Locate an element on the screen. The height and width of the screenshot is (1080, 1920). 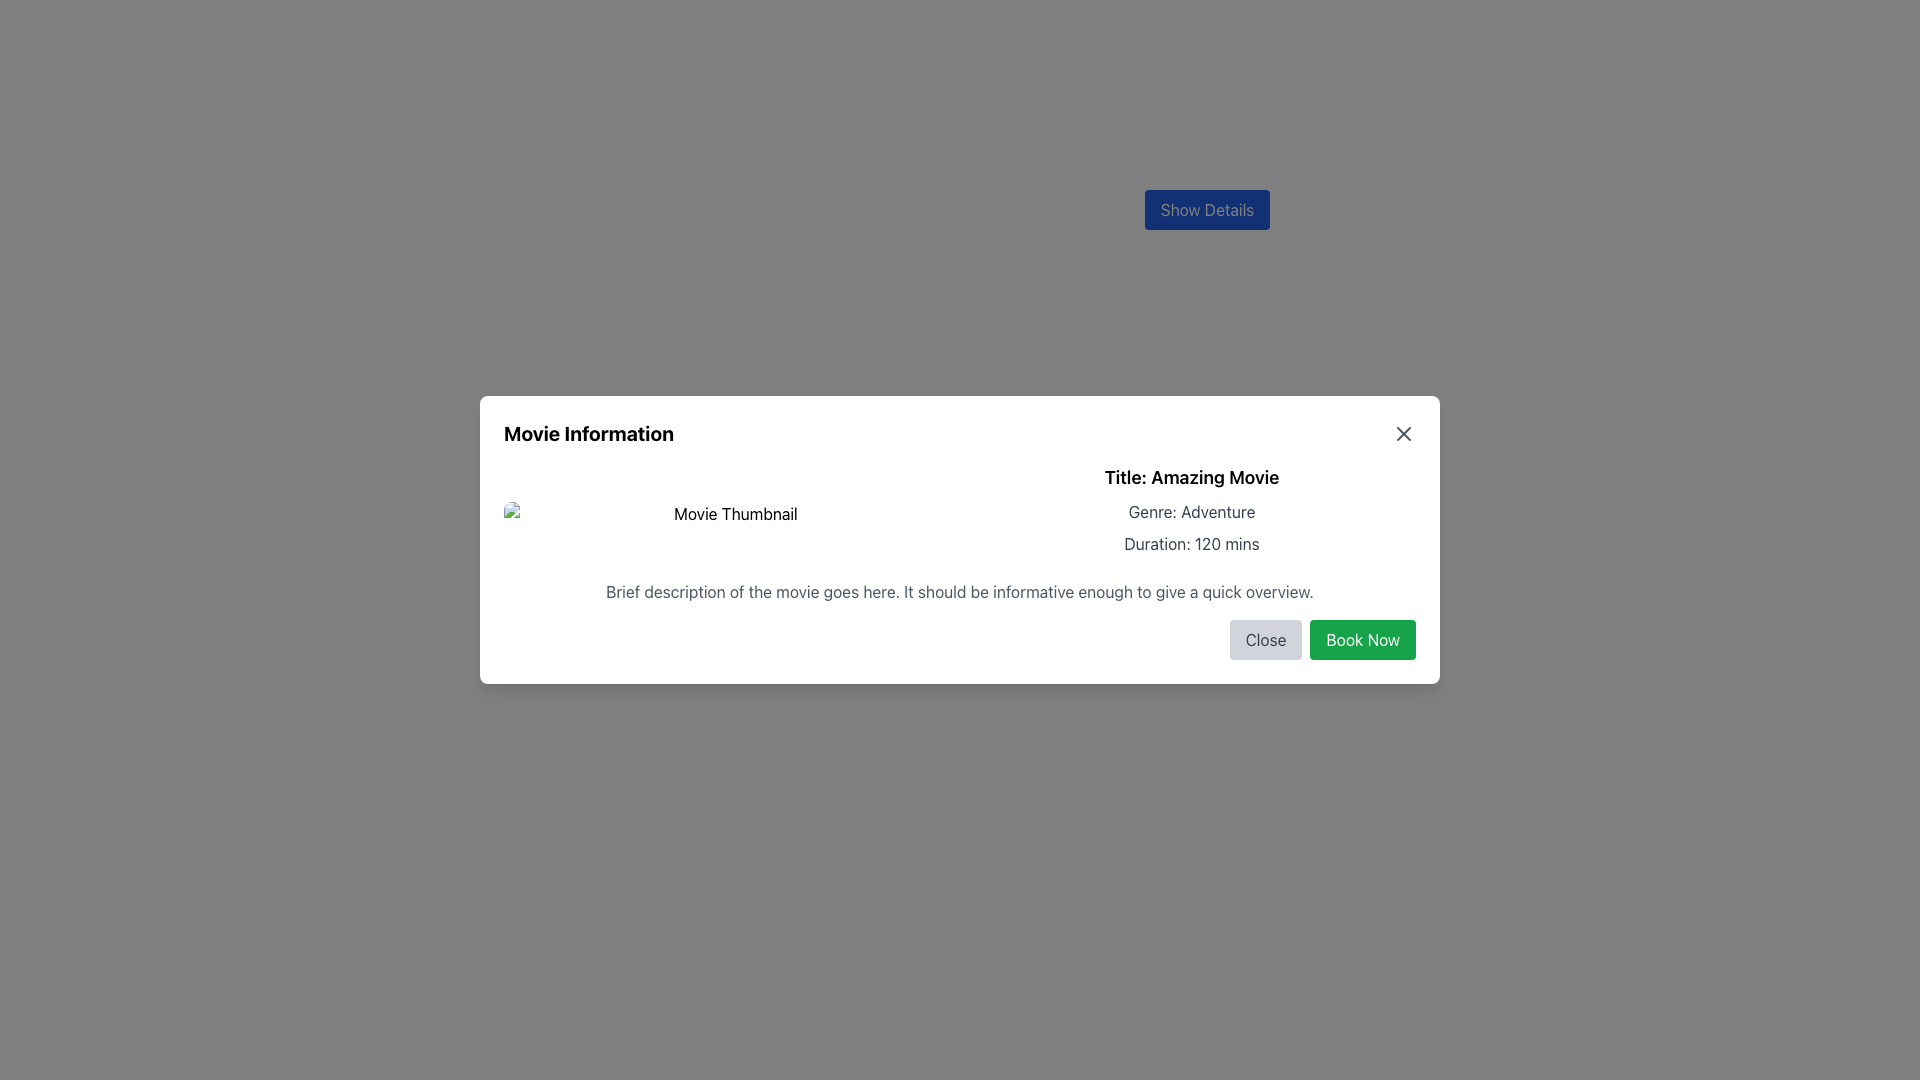
the blue rectangular button labeled 'Show Details' to observe the style change in the background color is located at coordinates (1206, 209).